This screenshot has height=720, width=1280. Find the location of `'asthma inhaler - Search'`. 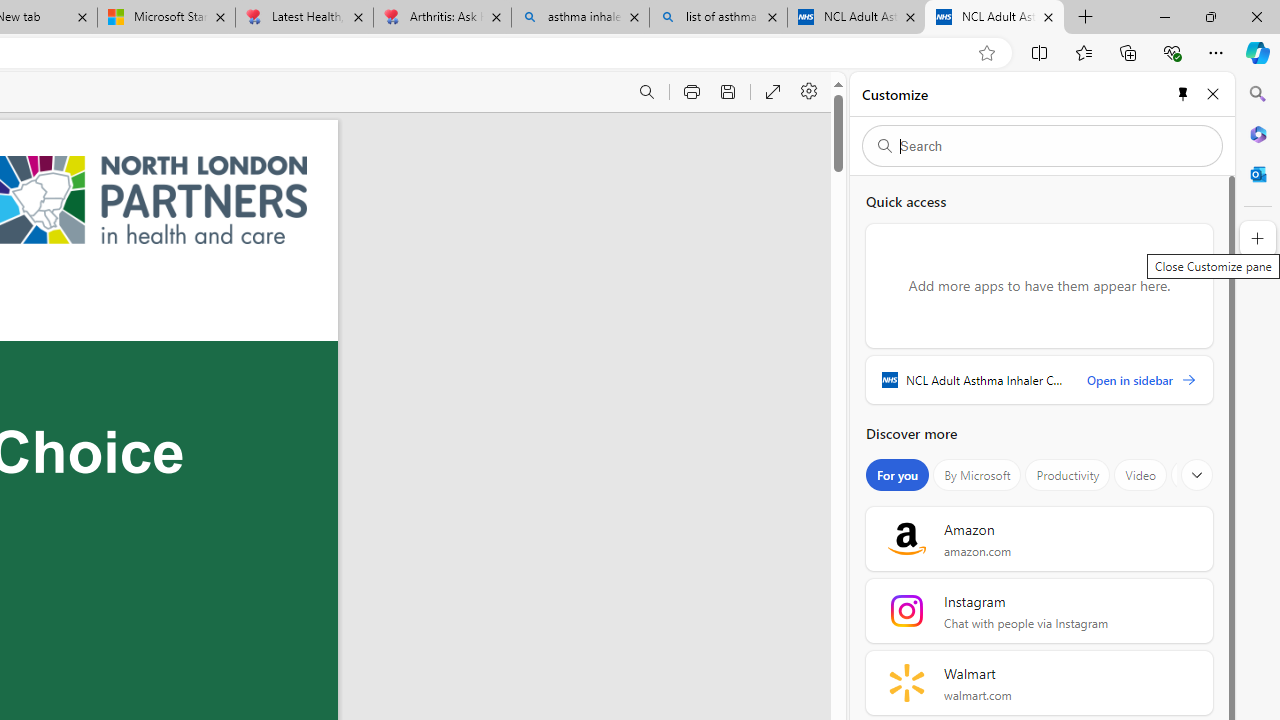

'asthma inhaler - Search' is located at coordinates (579, 17).